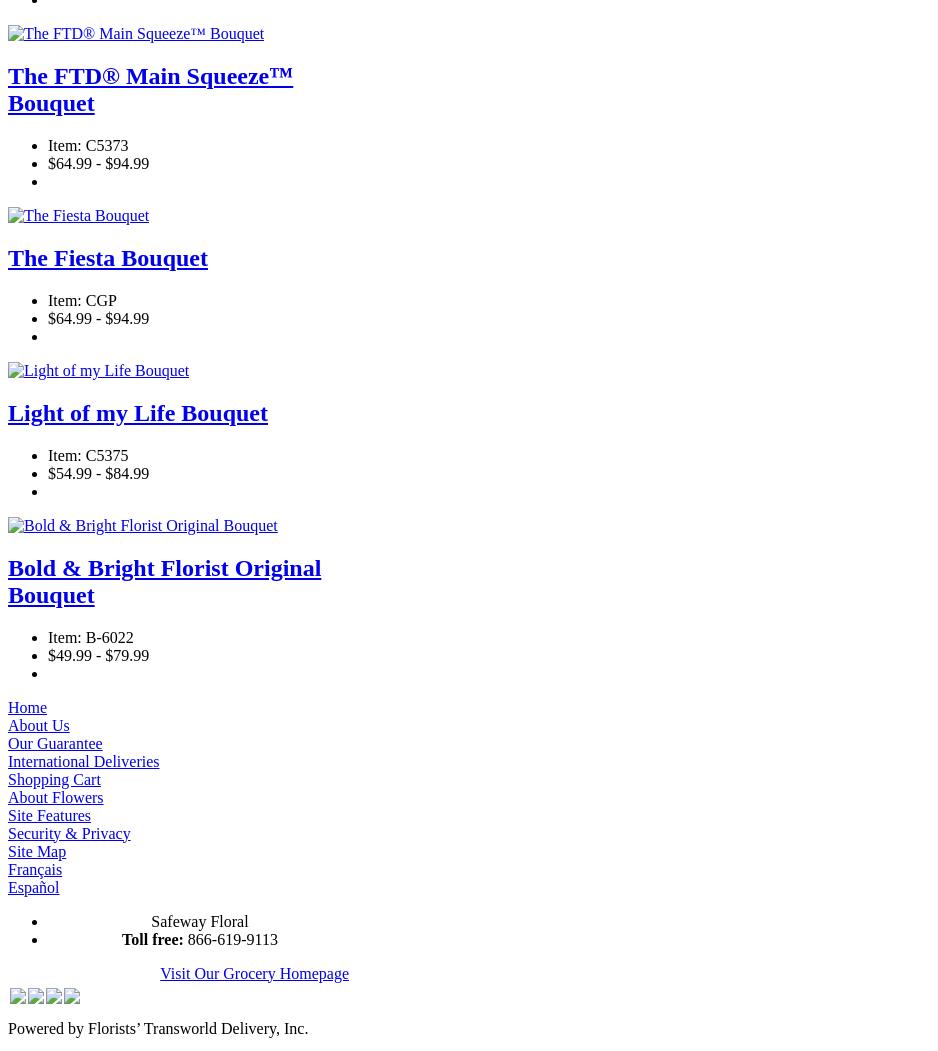 The height and width of the screenshot is (1051, 938). I want to click on 'Item: CGP', so click(47, 298).